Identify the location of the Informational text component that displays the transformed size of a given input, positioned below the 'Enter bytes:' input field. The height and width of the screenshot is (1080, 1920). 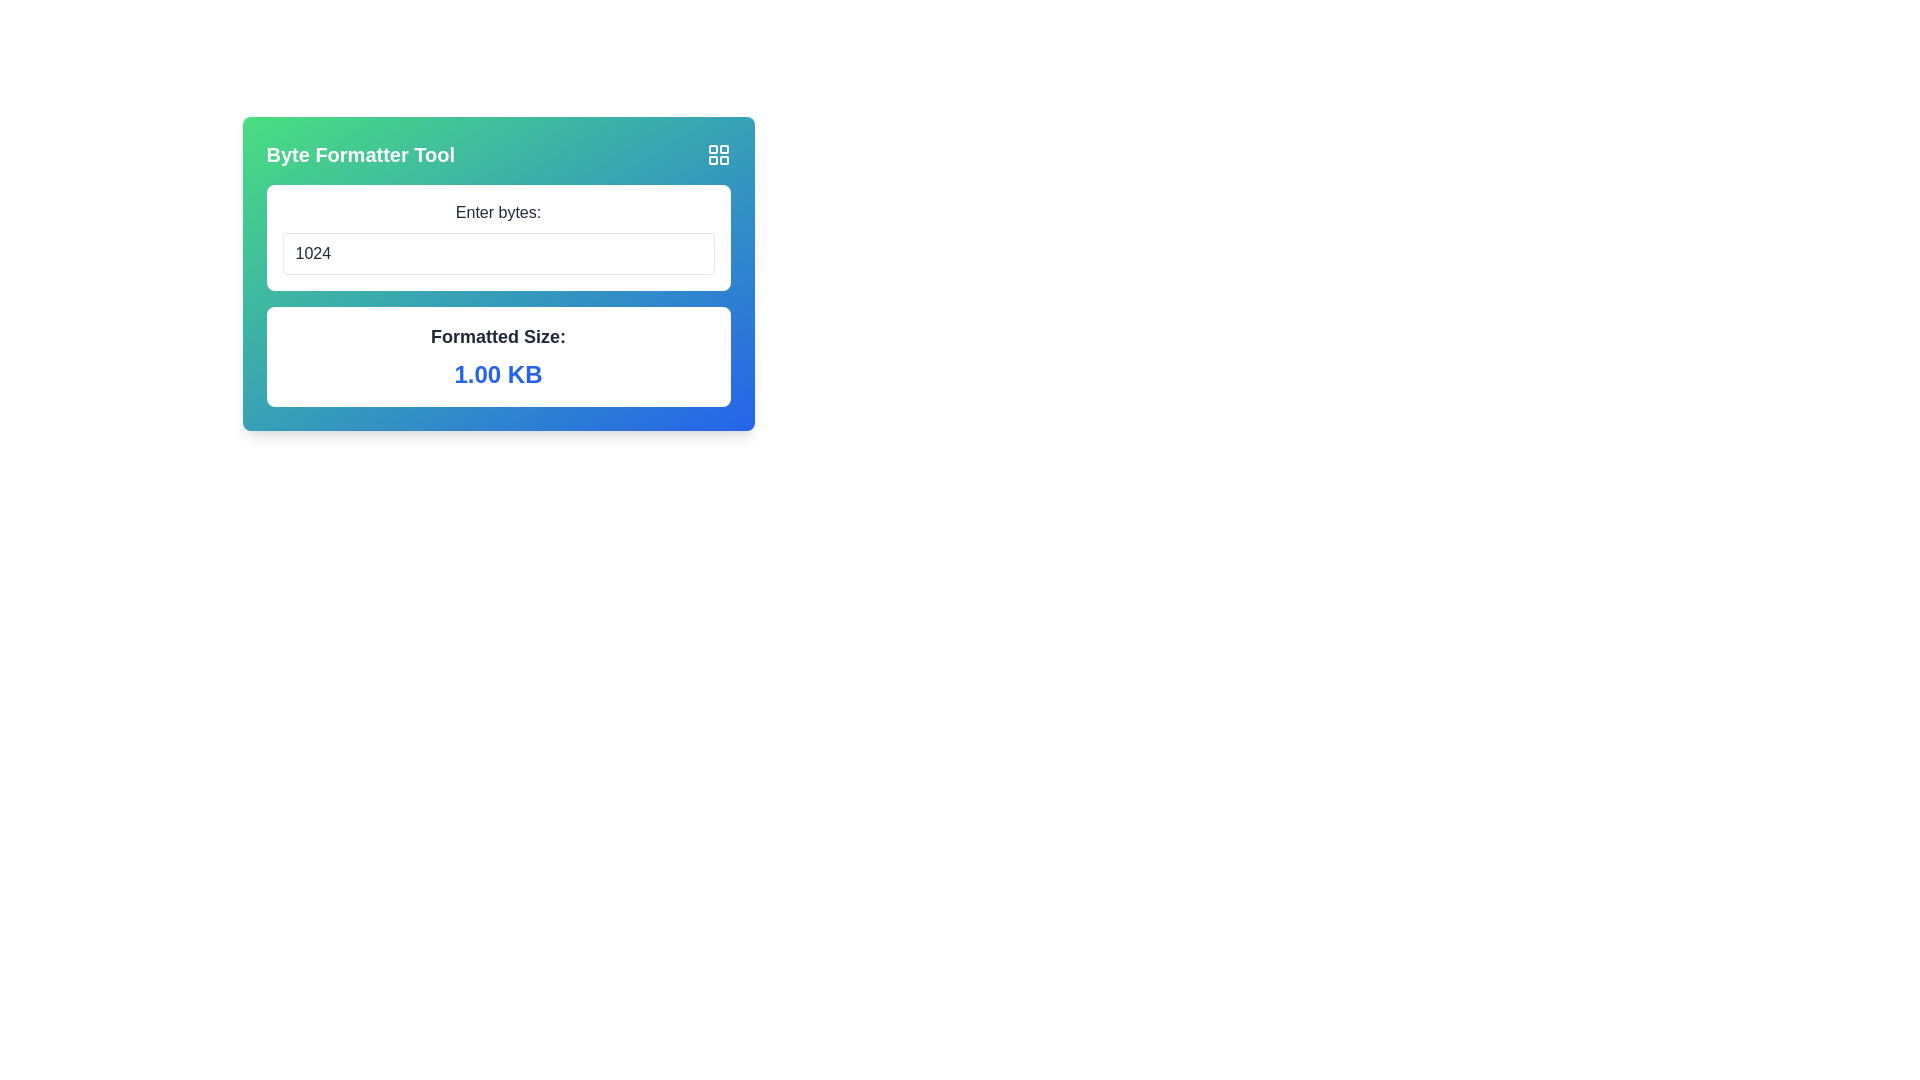
(498, 356).